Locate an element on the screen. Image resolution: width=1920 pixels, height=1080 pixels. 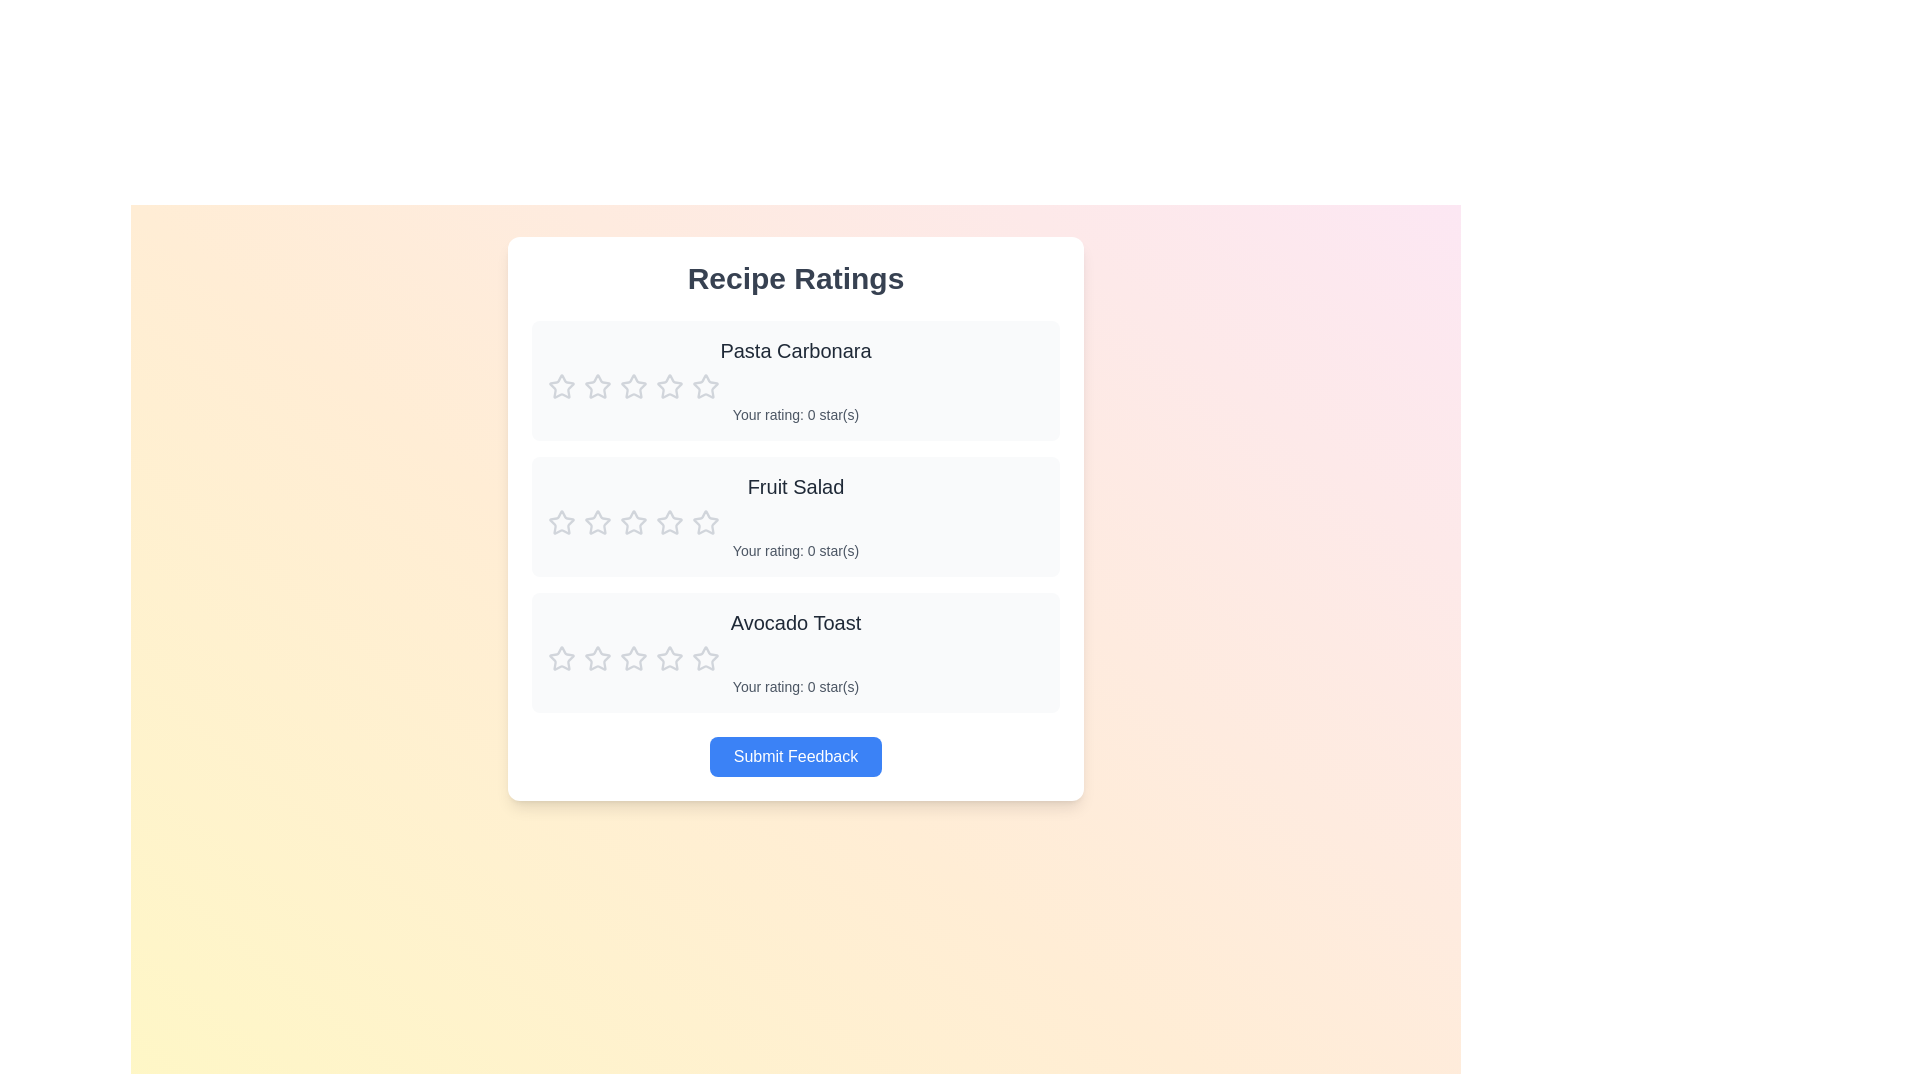
the first star-shaped graphic icon used for ratings associated with 'Avocado Toast' is located at coordinates (597, 658).